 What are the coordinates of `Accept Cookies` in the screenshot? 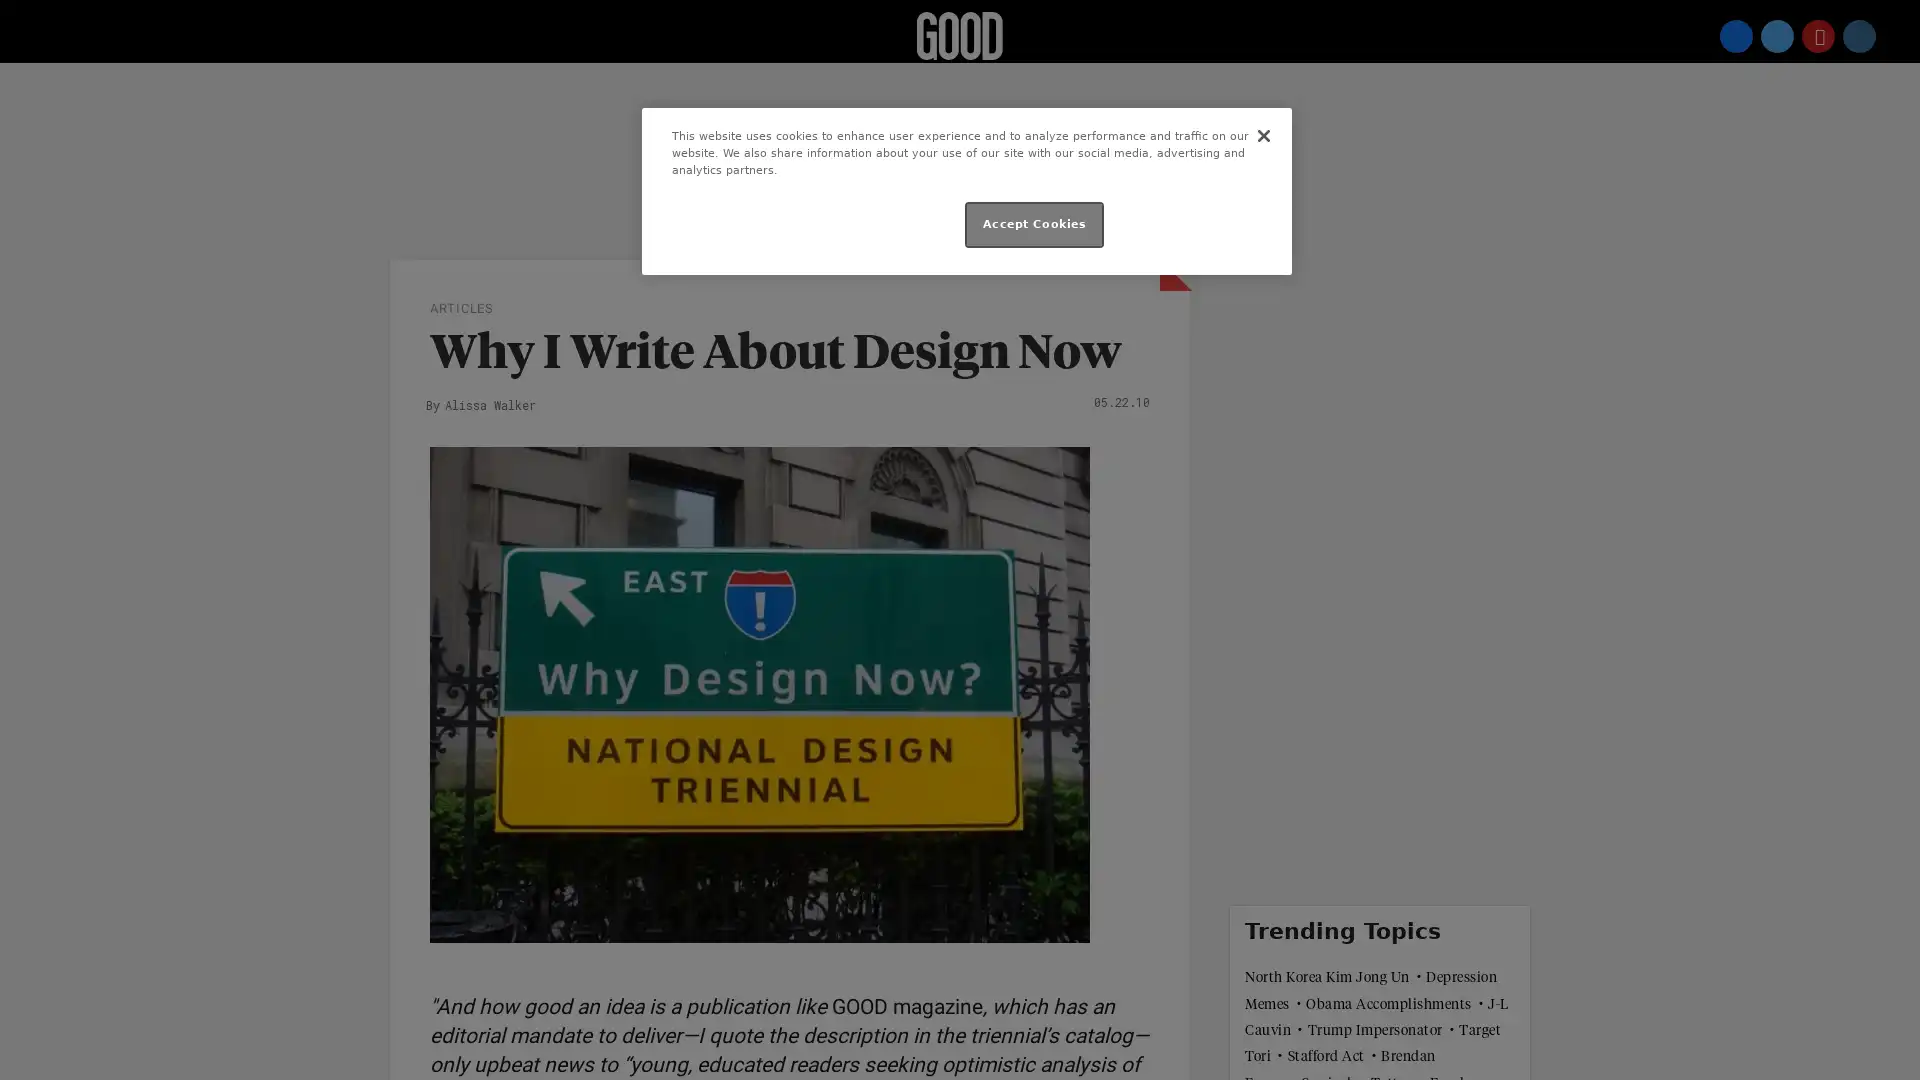 It's located at (1034, 224).